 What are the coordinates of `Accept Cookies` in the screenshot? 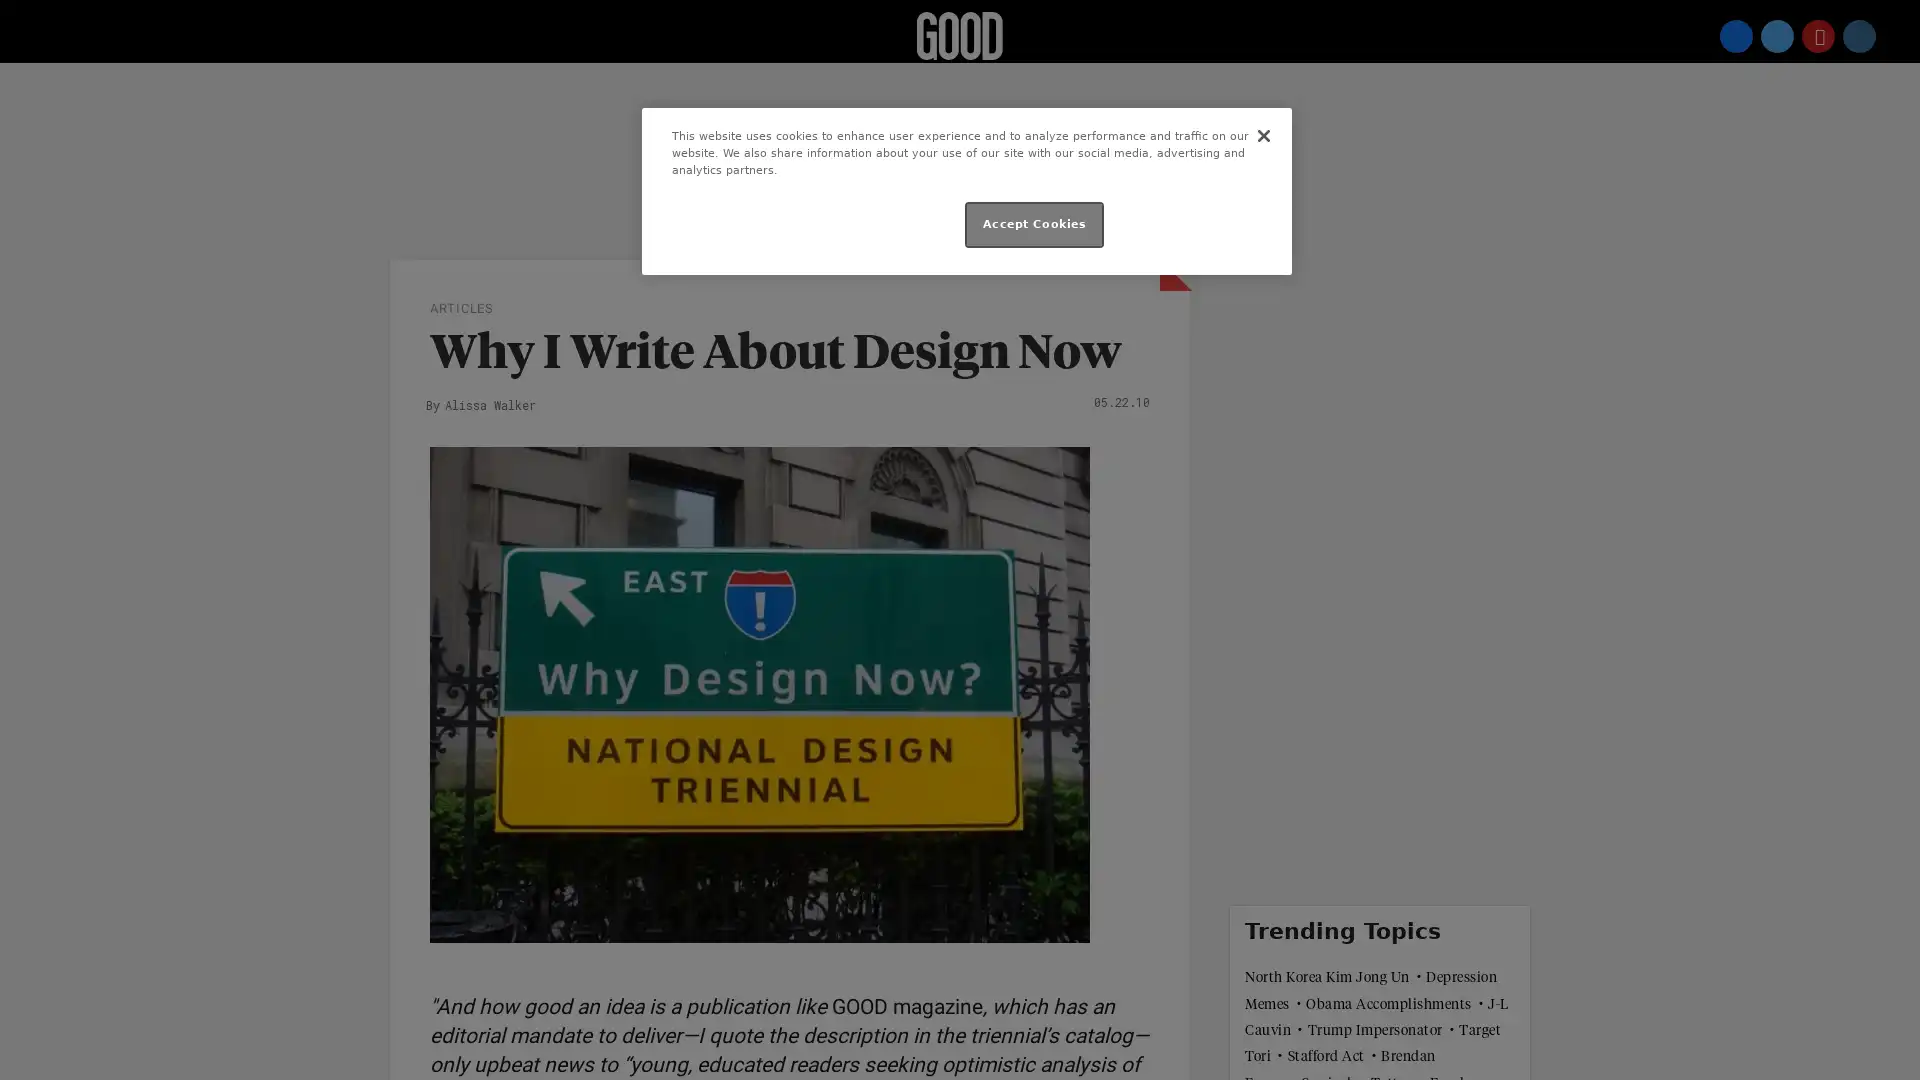 It's located at (1034, 224).